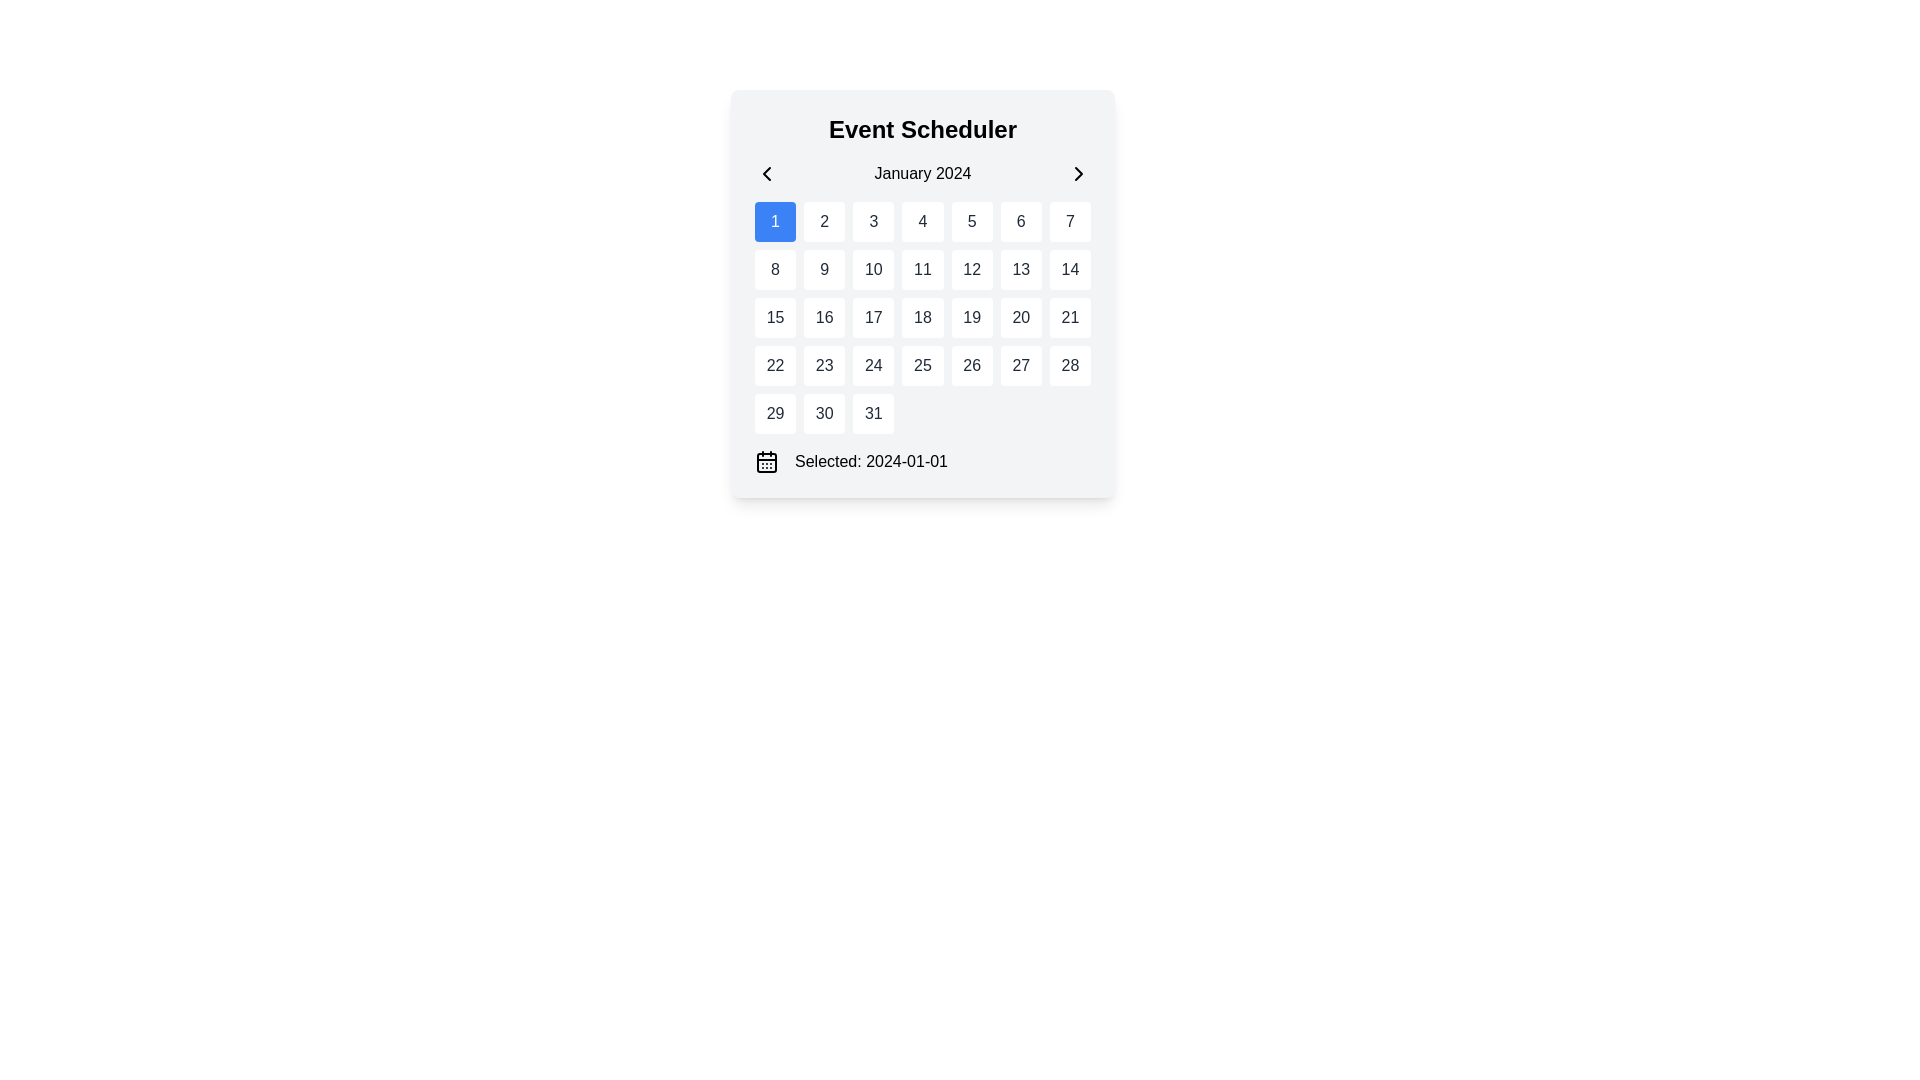  Describe the element at coordinates (774, 270) in the screenshot. I see `the button representing the date '8' in the calendar grid of the 'Event Scheduler' component` at that location.